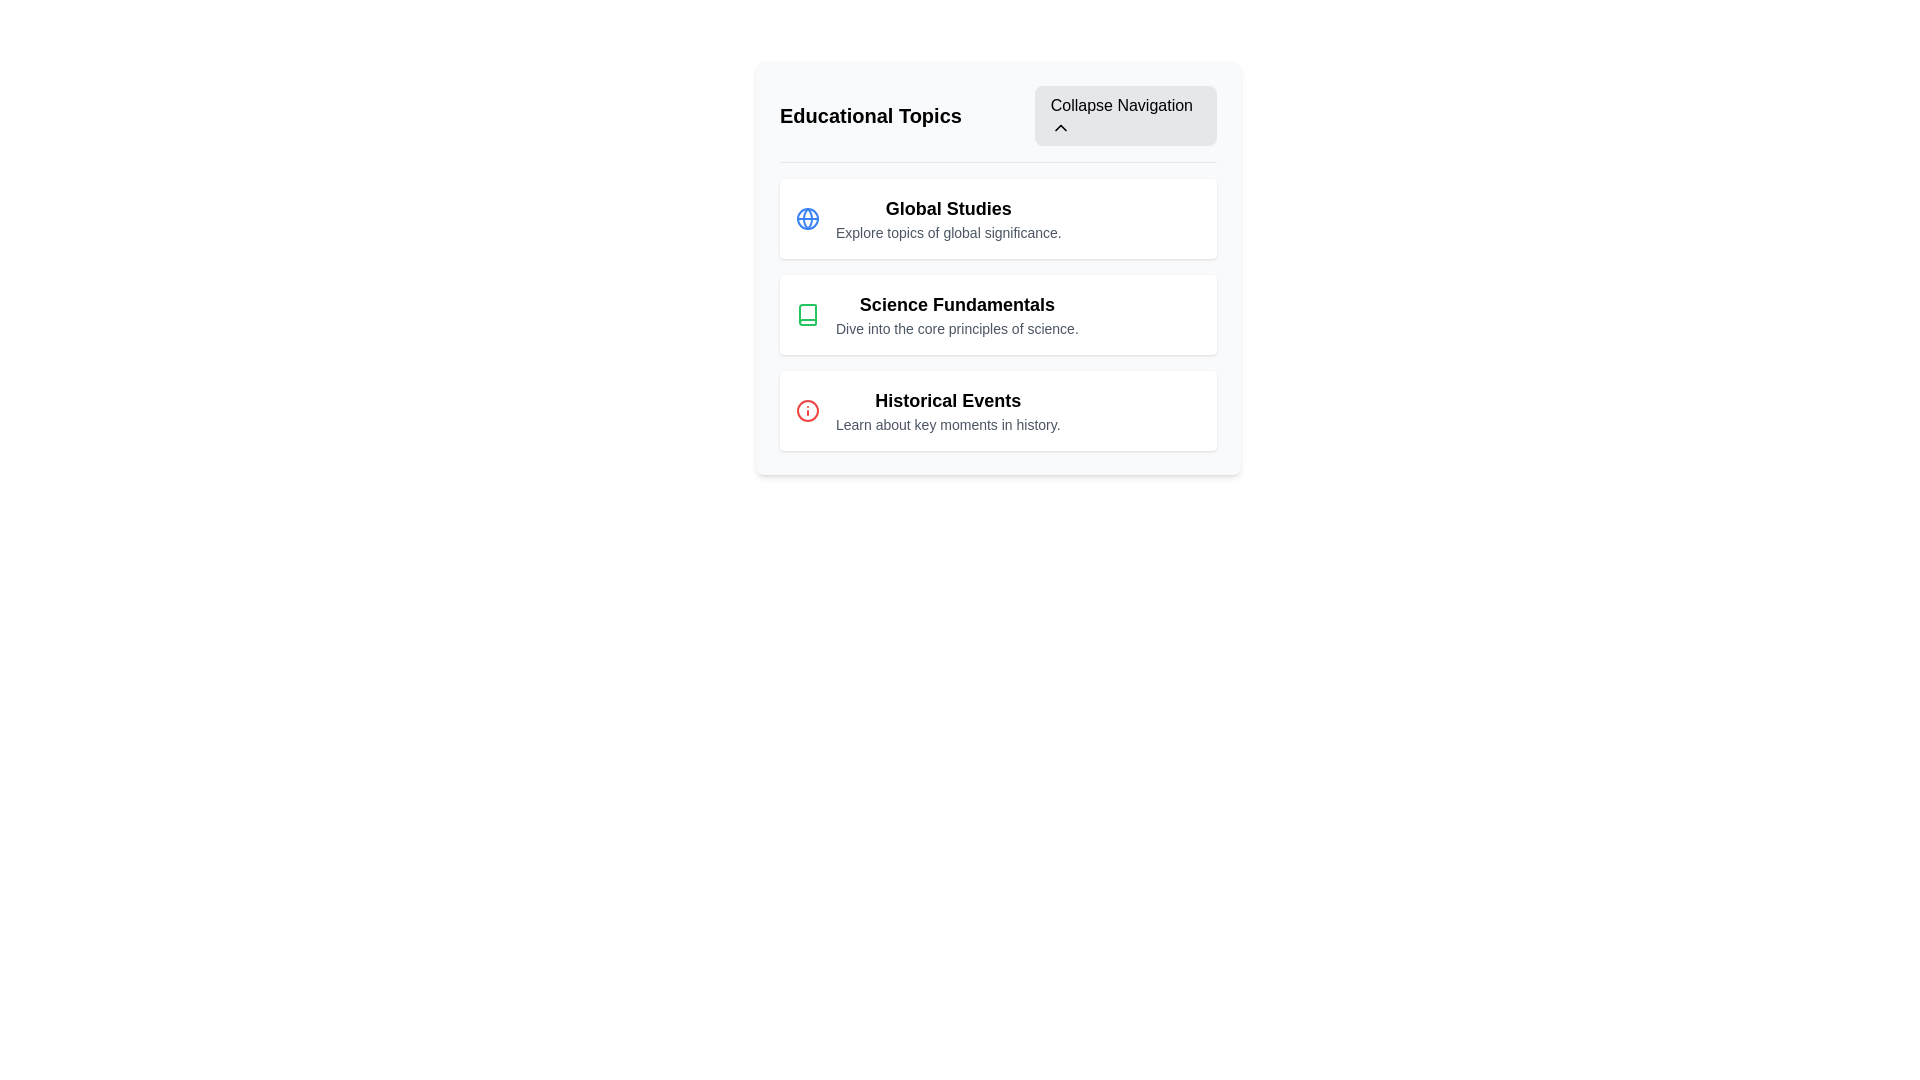 The image size is (1920, 1080). Describe the element at coordinates (947, 231) in the screenshot. I see `the text label displaying 'Explore topics of global significance.' which is styled in gray and located below the title 'Global Studies.'` at that location.